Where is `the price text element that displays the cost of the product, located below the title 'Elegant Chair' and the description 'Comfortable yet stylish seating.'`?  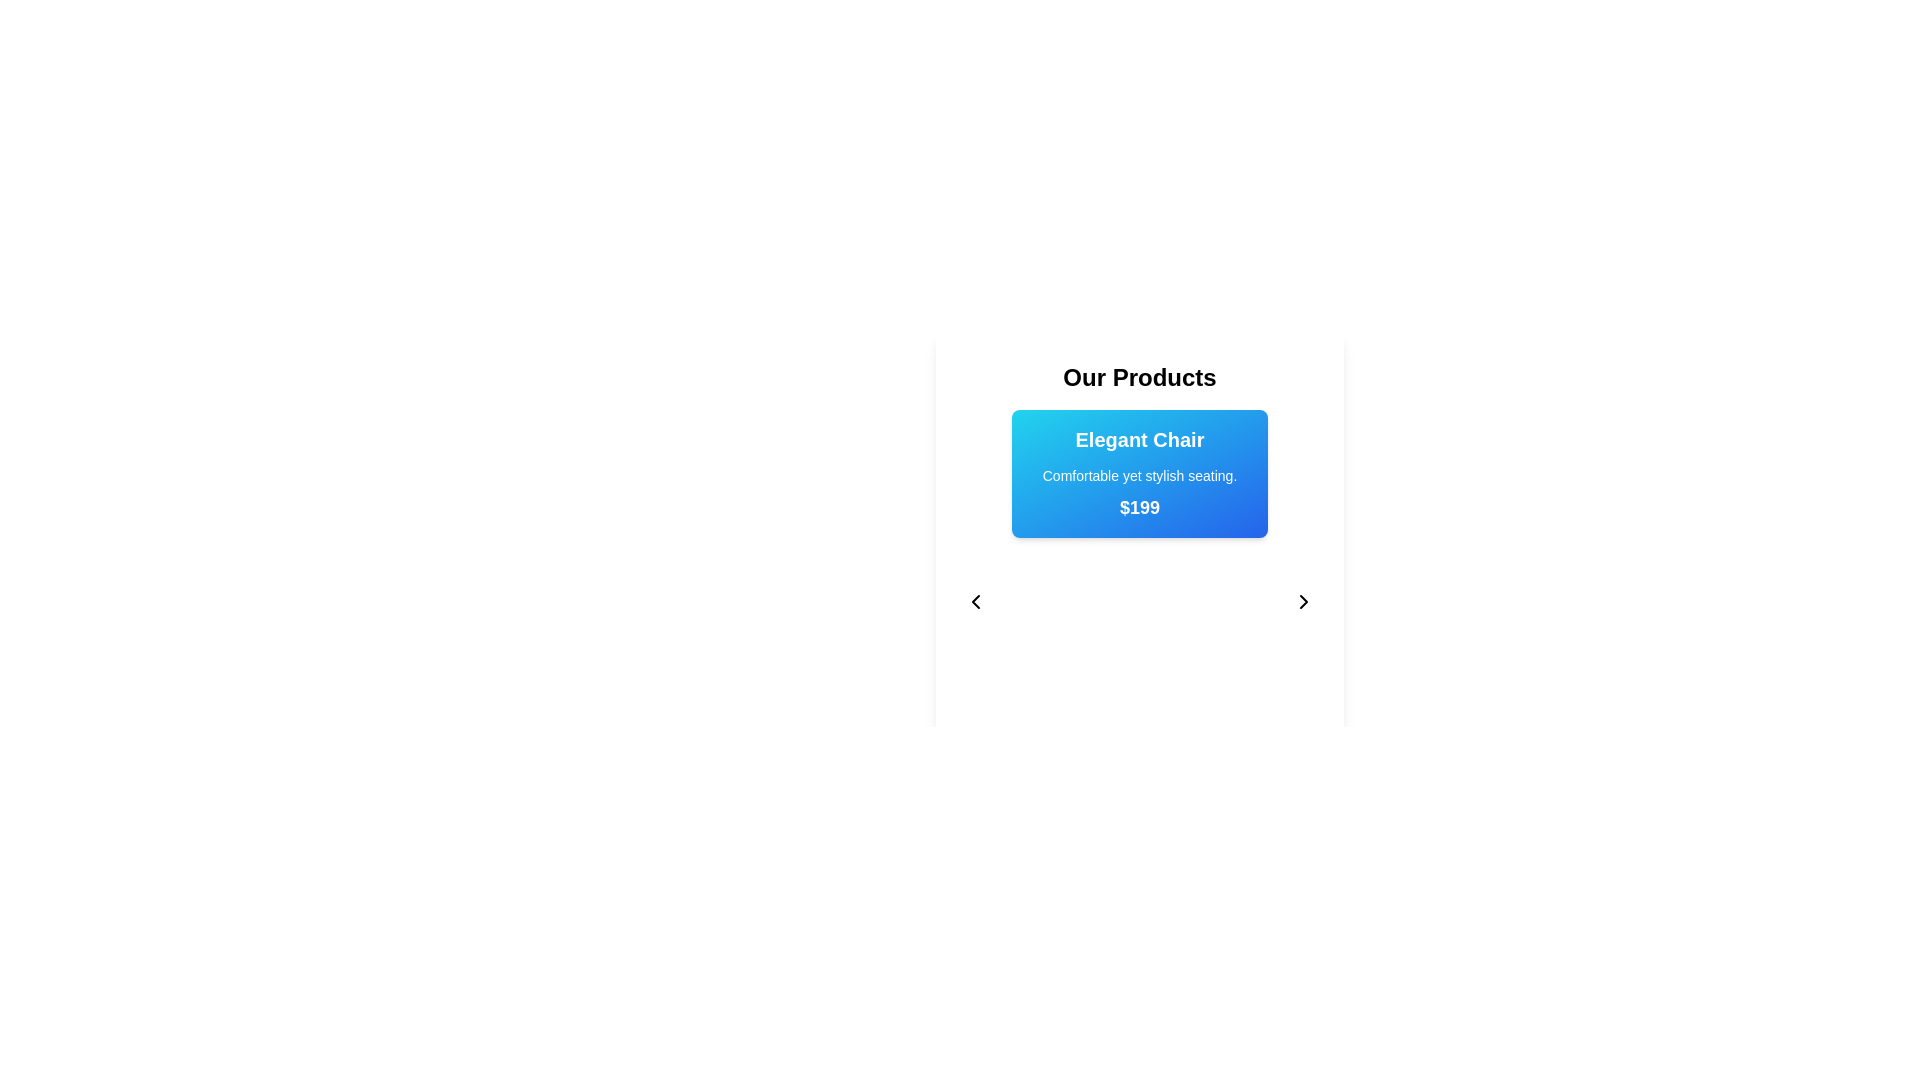
the price text element that displays the cost of the product, located below the title 'Elegant Chair' and the description 'Comfortable yet stylish seating.' is located at coordinates (1139, 507).